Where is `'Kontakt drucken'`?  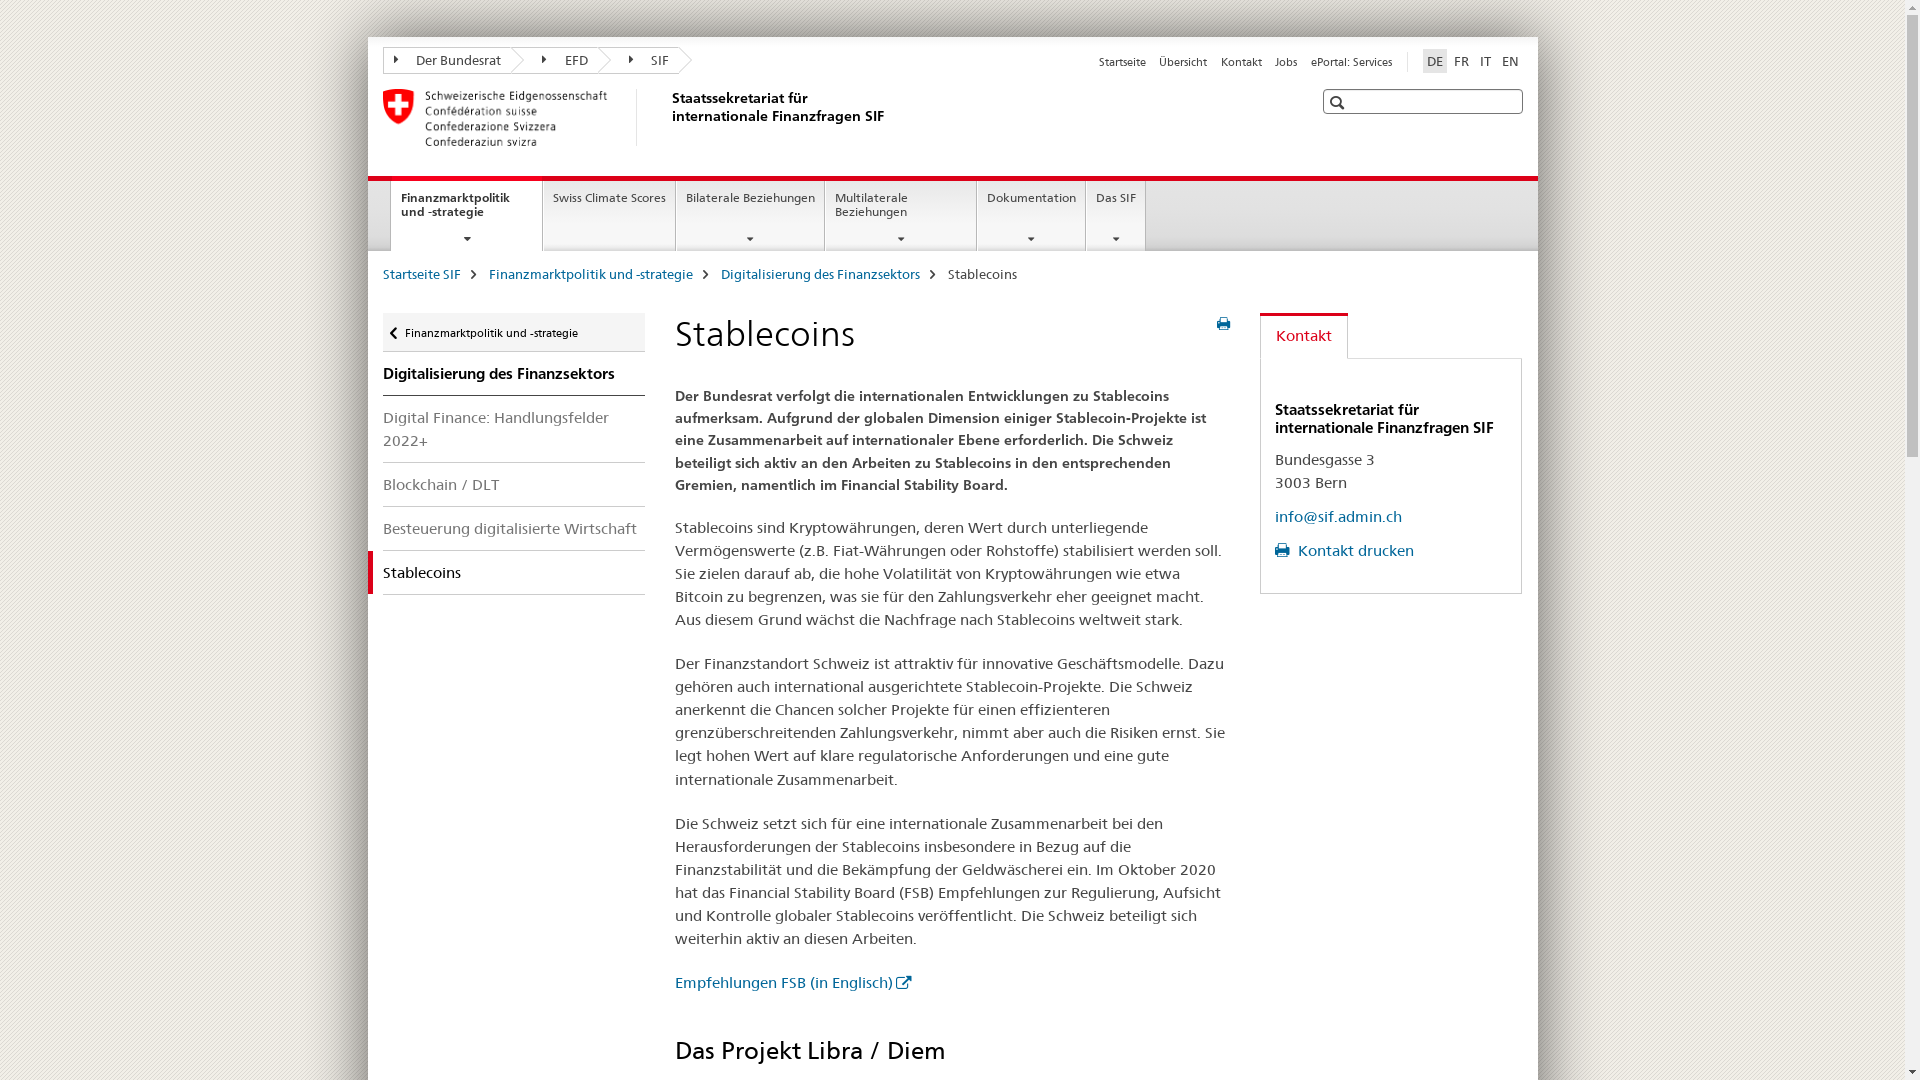
'Kontakt drucken' is located at coordinates (1274, 550).